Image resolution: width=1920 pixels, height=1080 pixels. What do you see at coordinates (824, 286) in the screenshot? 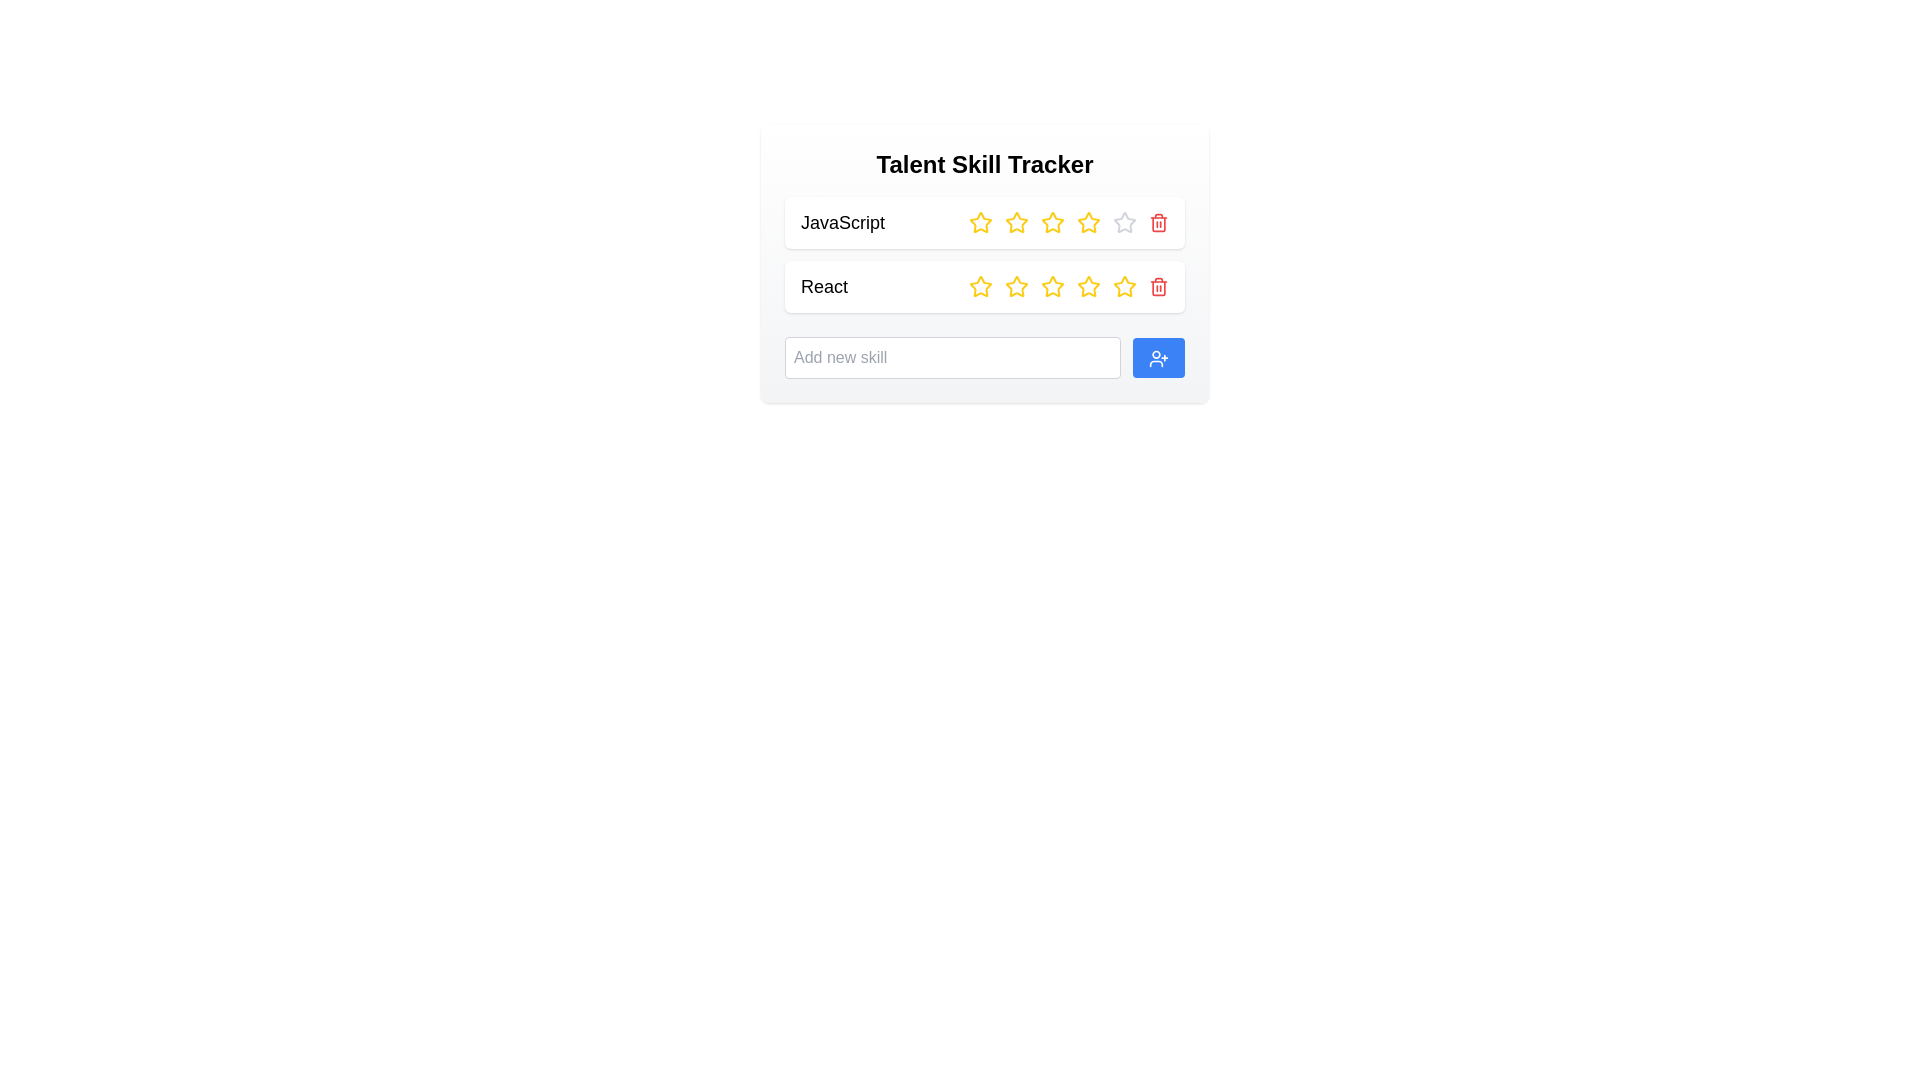
I see `label identifying the skill category located below the 'JavaScript' card and above the 'Add new skill' input box in the skill tracker UI` at bounding box center [824, 286].